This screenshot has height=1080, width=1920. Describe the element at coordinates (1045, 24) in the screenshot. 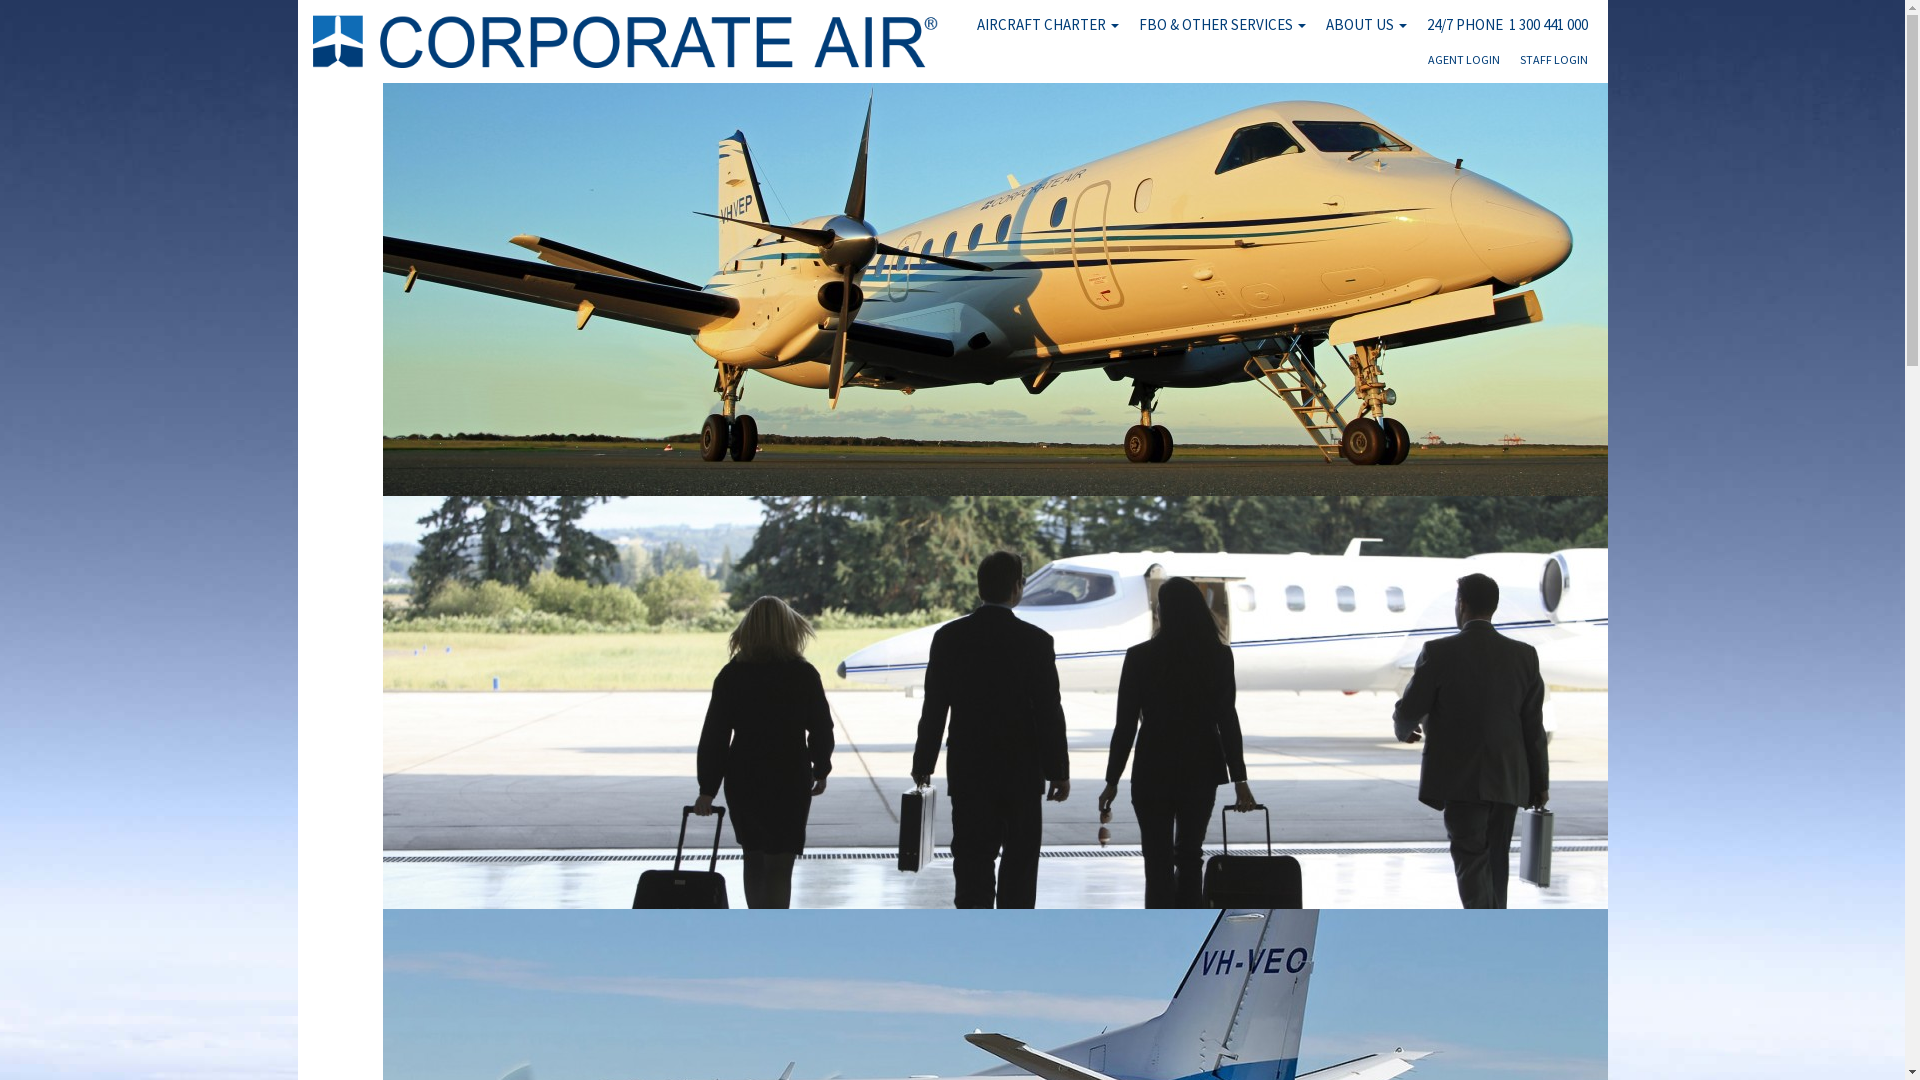

I see `'AIRCRAFT CHARTER'` at that location.